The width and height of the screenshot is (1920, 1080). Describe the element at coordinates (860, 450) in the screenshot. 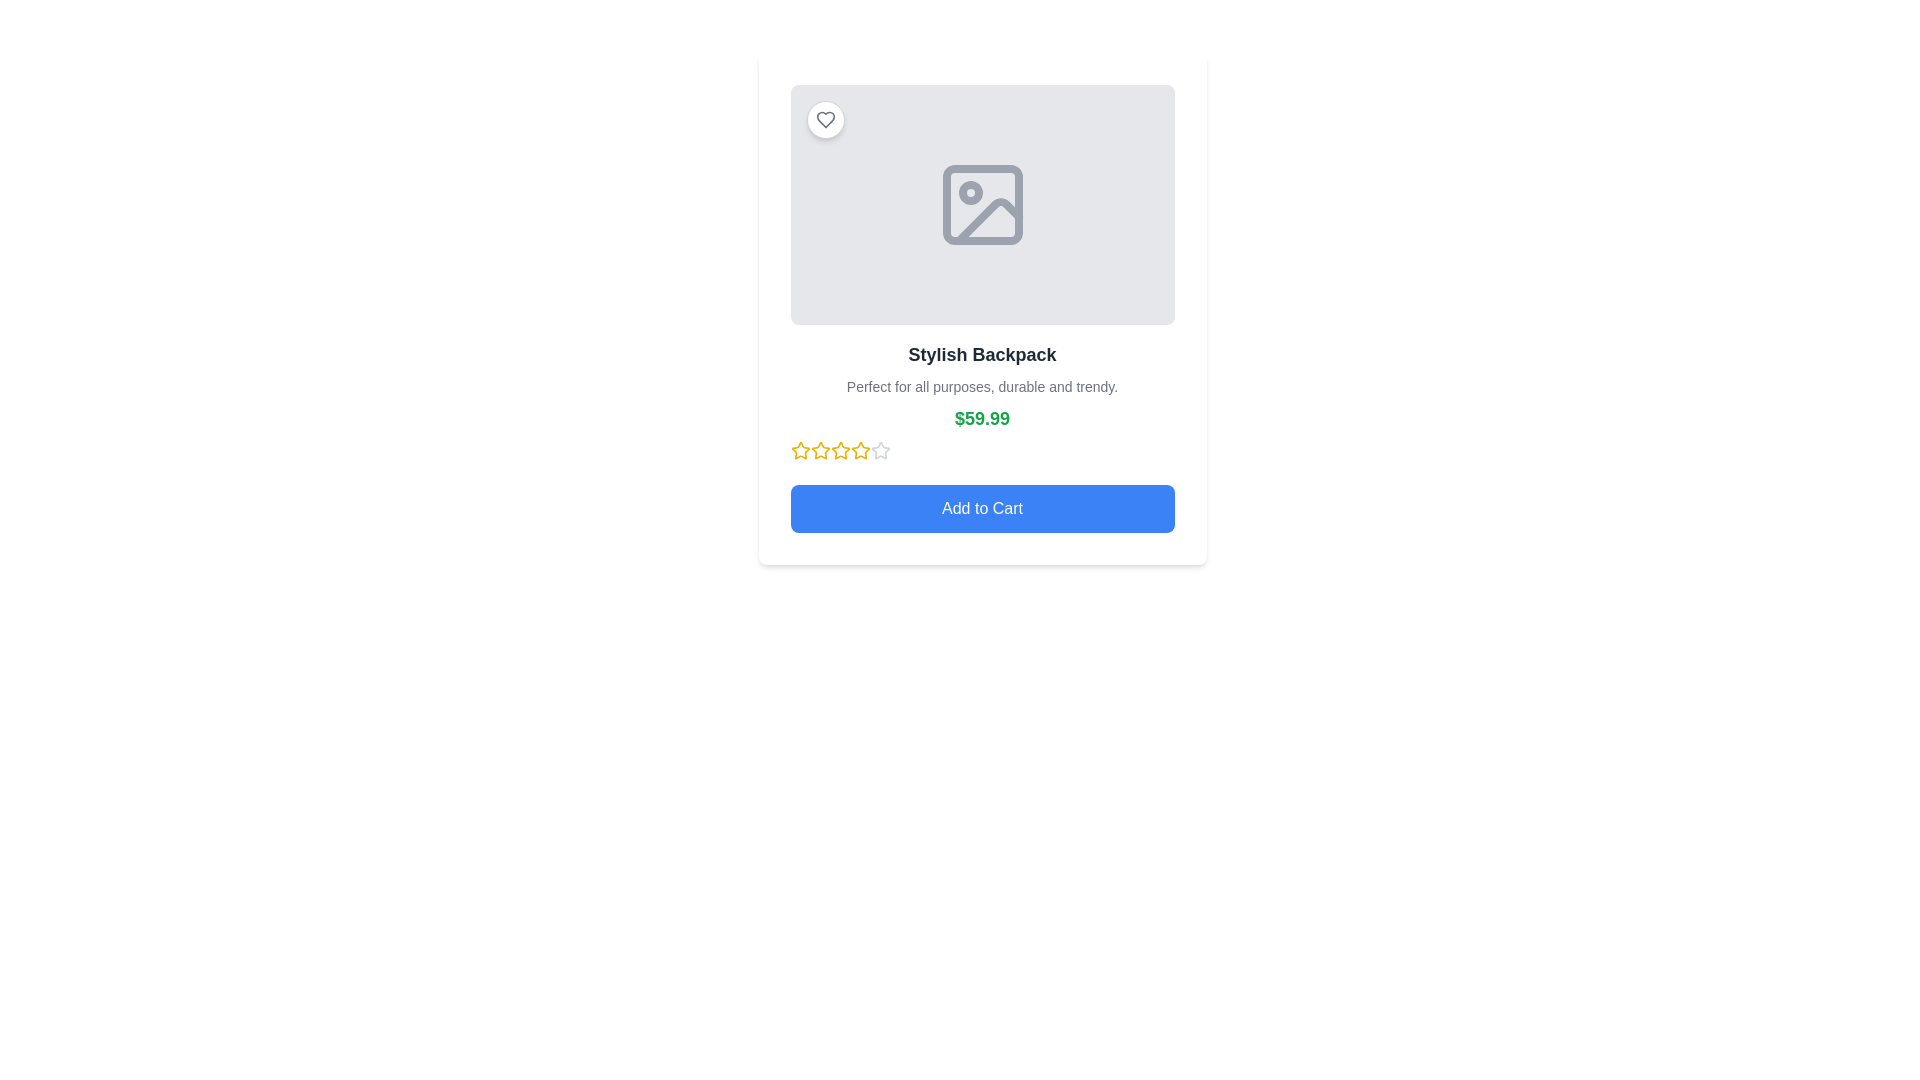

I see `the third star icon in the rating indicator` at that location.